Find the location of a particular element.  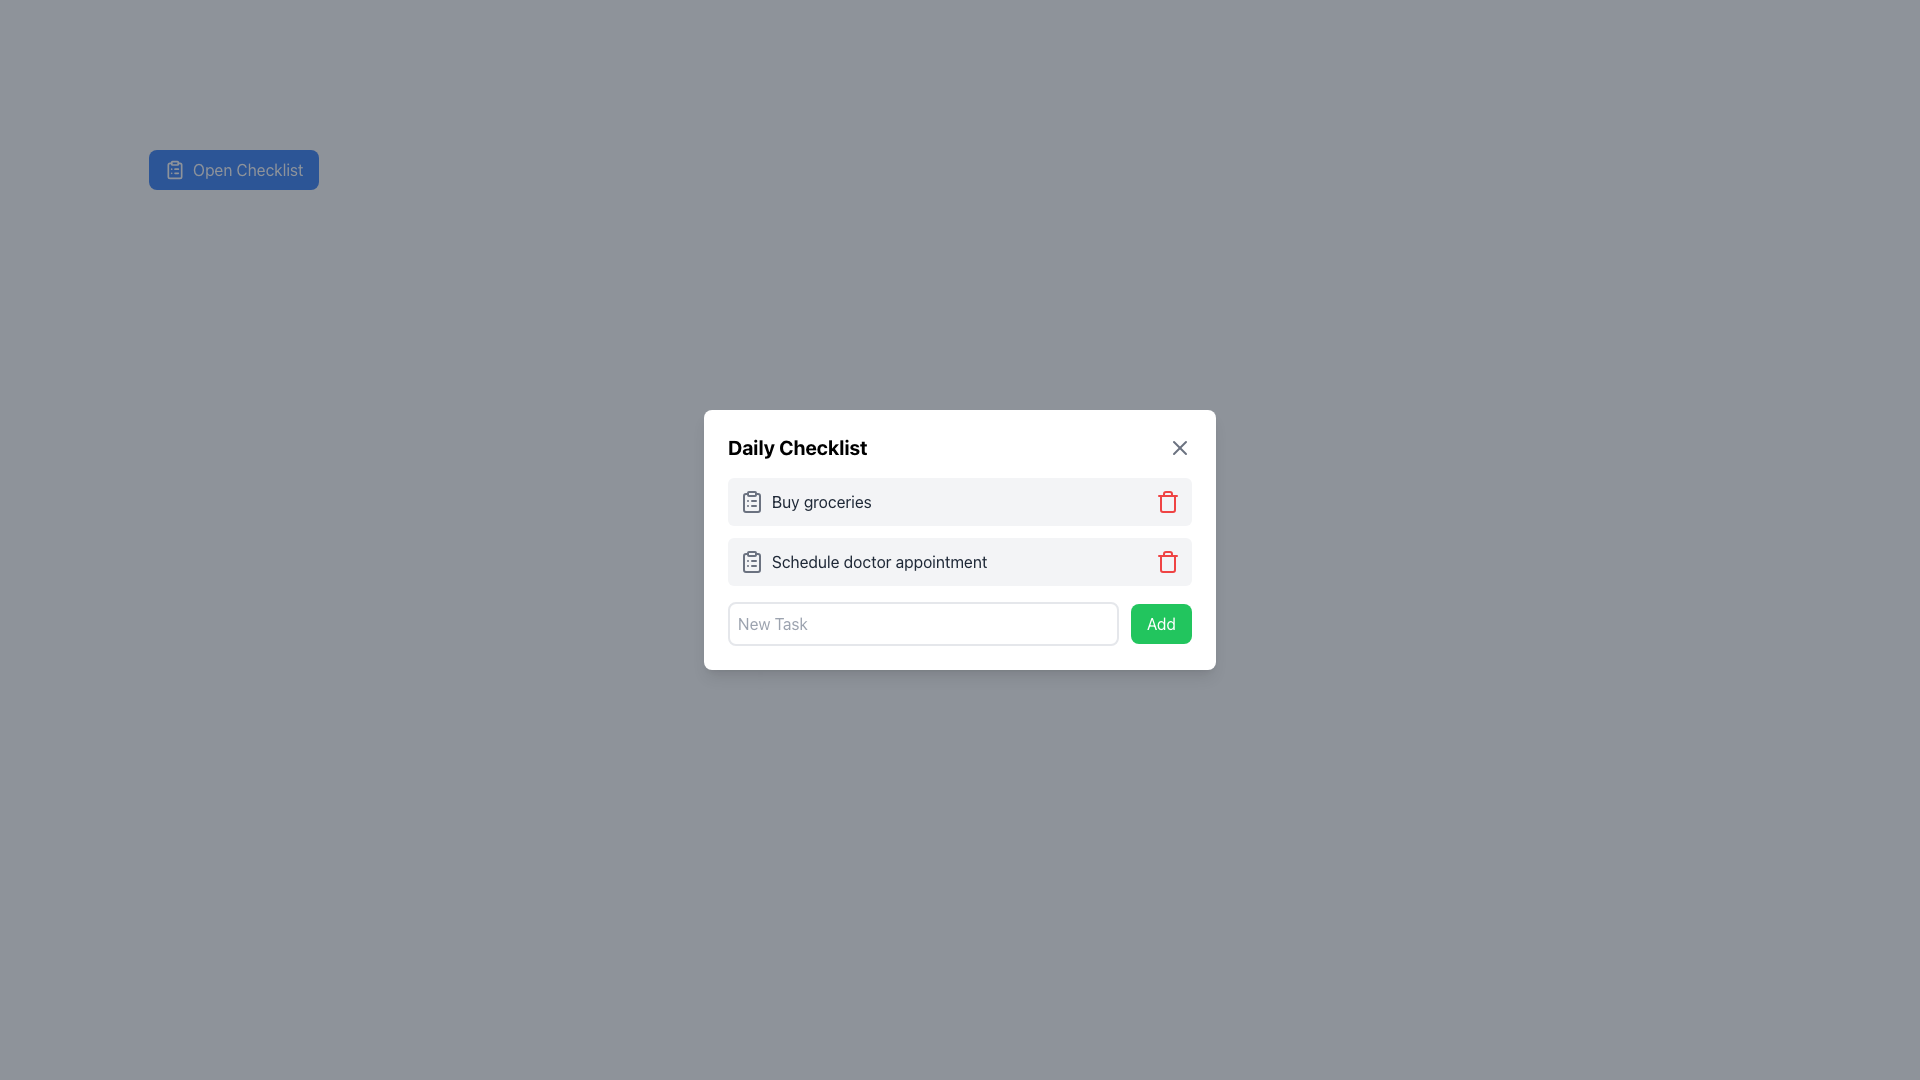

the button that opens or reveals the checklist is located at coordinates (234, 168).